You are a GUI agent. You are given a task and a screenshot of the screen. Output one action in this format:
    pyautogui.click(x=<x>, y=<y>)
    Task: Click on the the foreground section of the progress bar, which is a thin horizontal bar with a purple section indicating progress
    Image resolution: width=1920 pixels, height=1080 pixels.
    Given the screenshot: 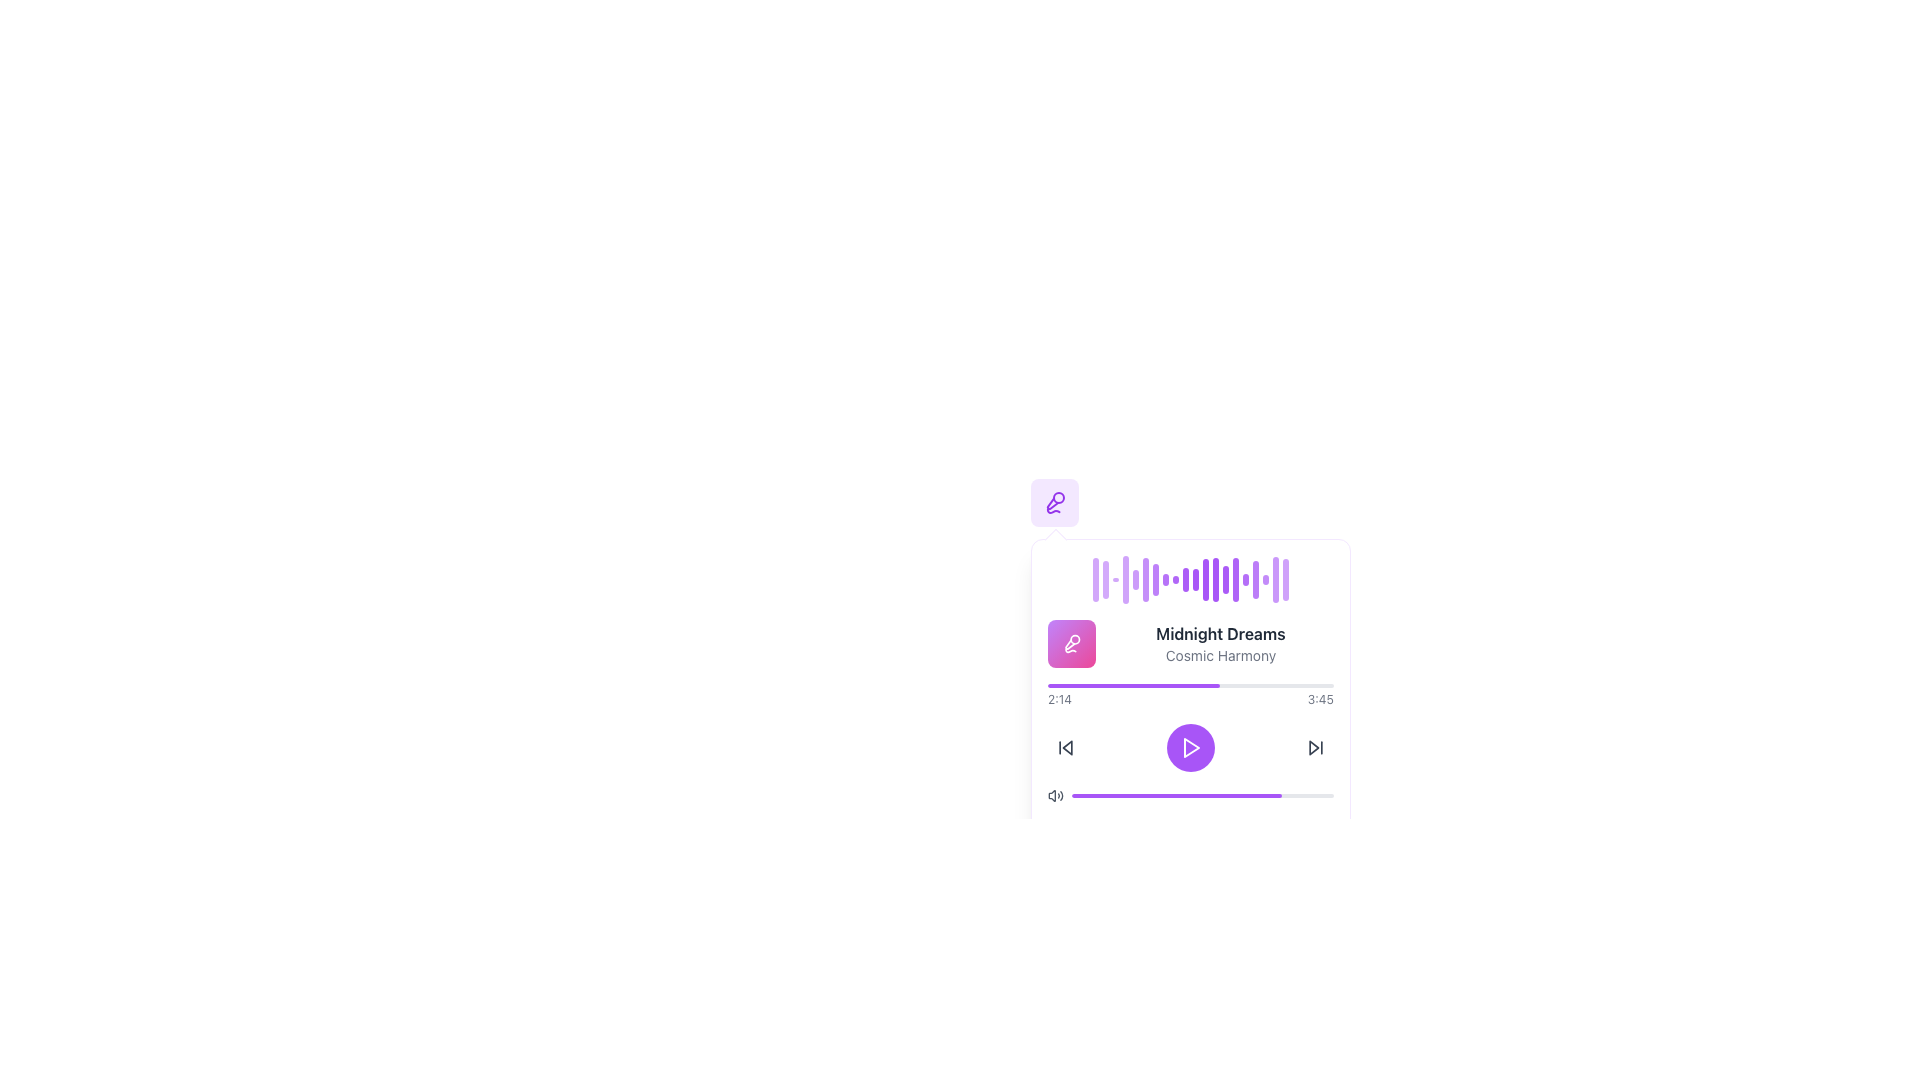 What is the action you would take?
    pyautogui.click(x=1202, y=794)
    